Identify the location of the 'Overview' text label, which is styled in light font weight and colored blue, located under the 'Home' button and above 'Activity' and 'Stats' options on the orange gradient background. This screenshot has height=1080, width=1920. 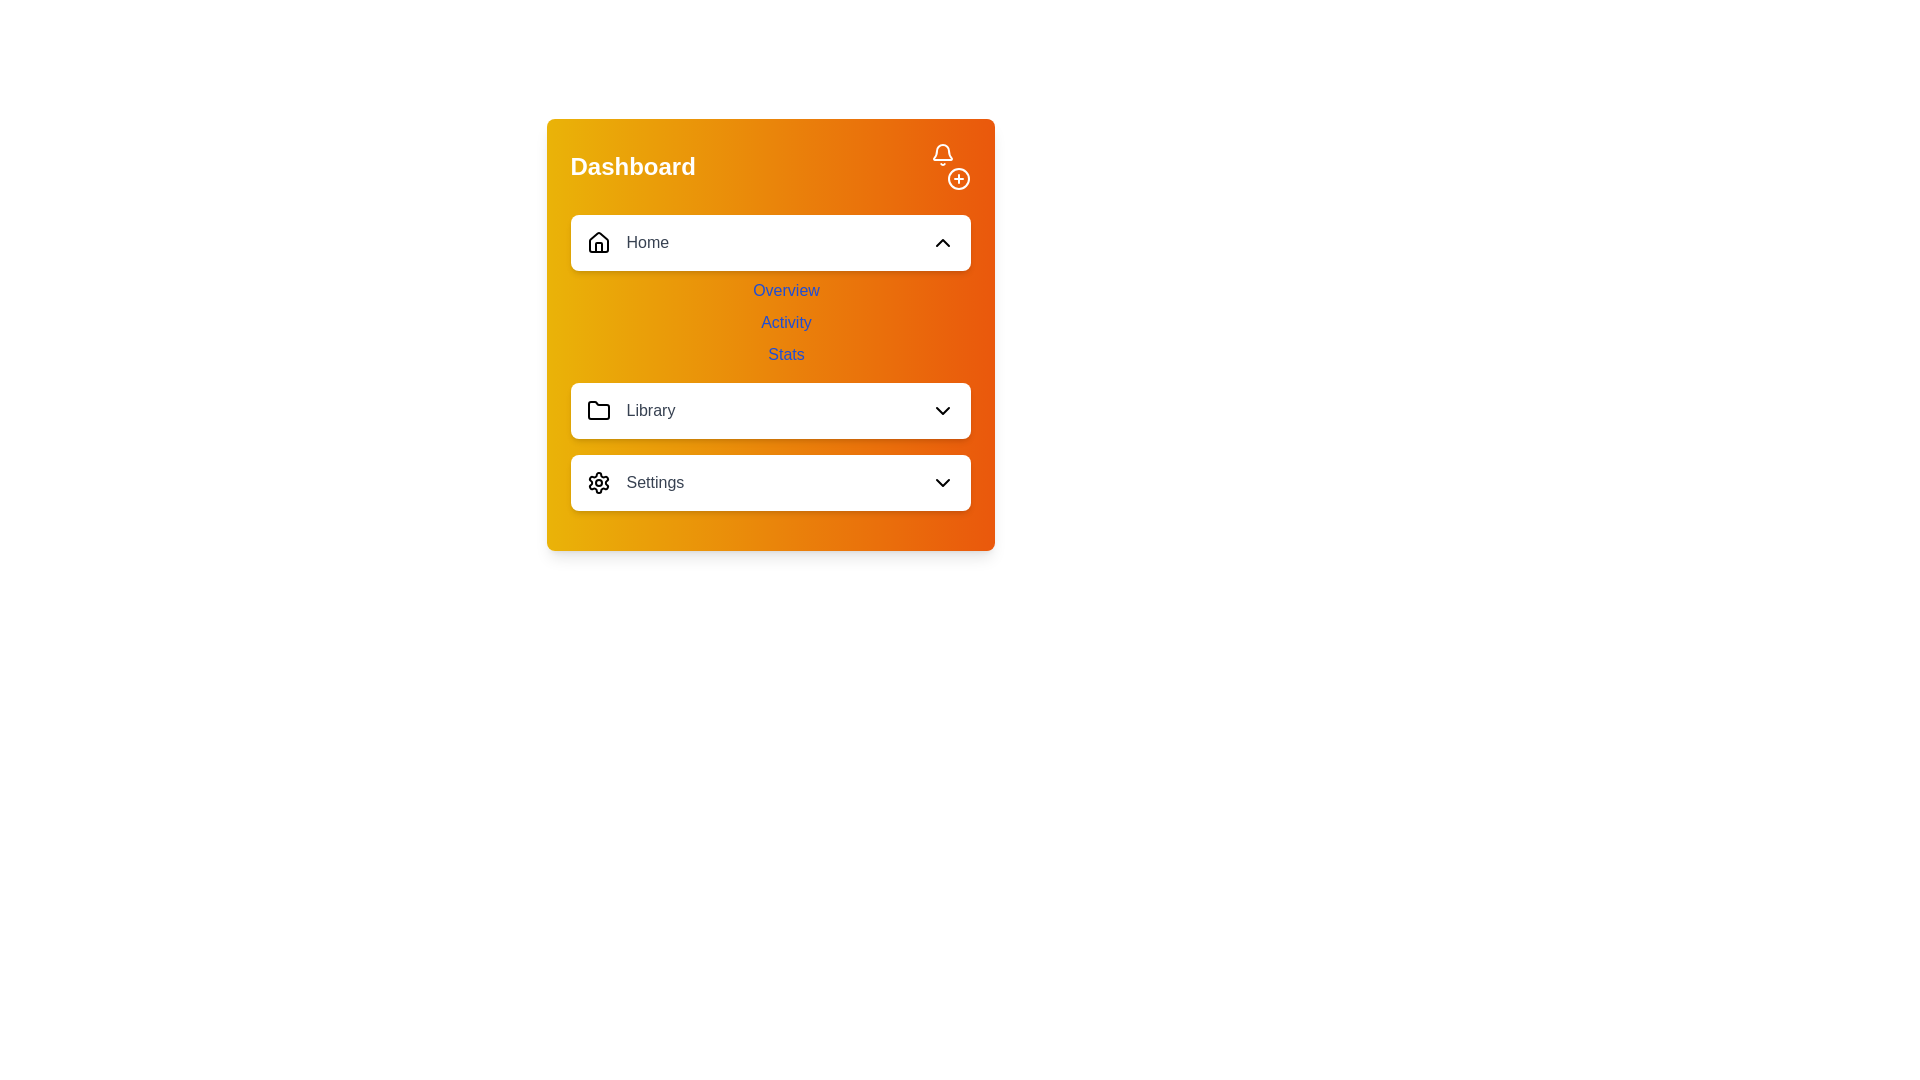
(785, 290).